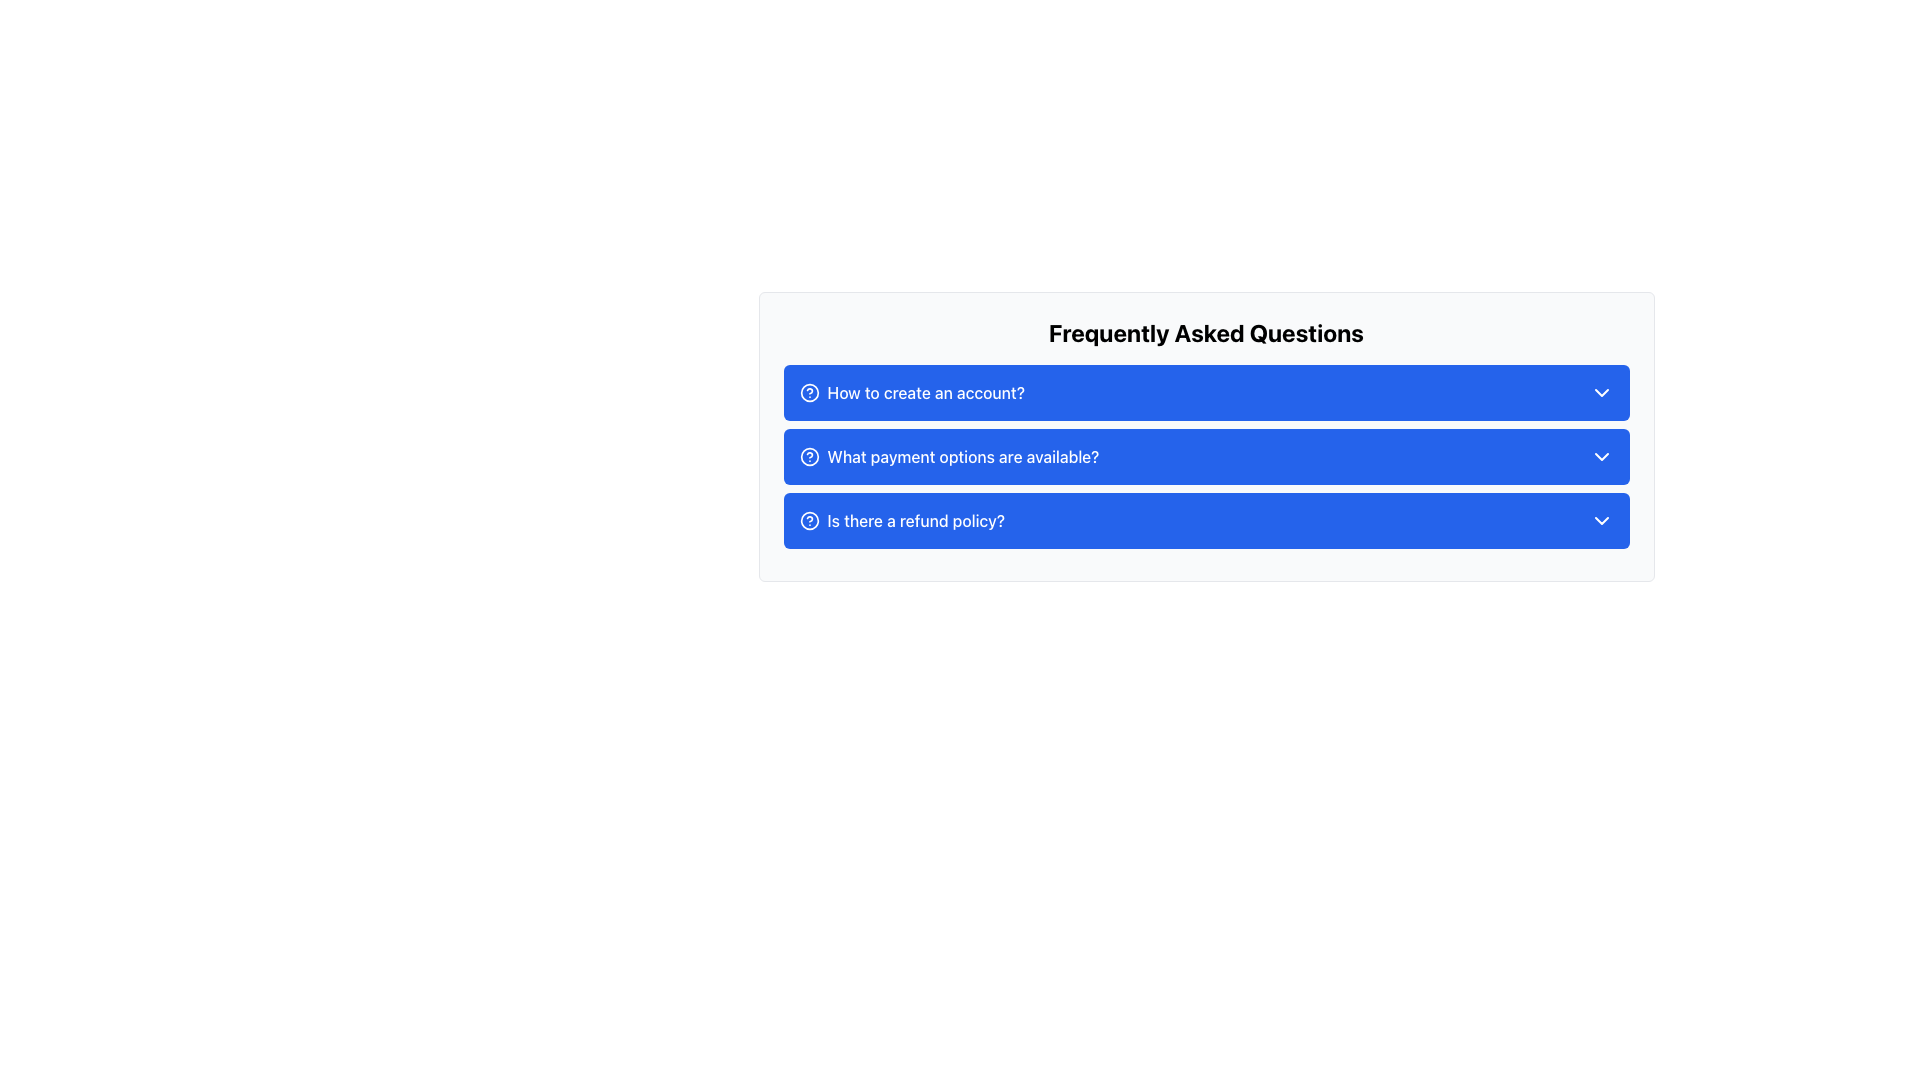 This screenshot has height=1080, width=1920. Describe the element at coordinates (963, 456) in the screenshot. I see `the text label displaying the question 'What payment options are available?'` at that location.